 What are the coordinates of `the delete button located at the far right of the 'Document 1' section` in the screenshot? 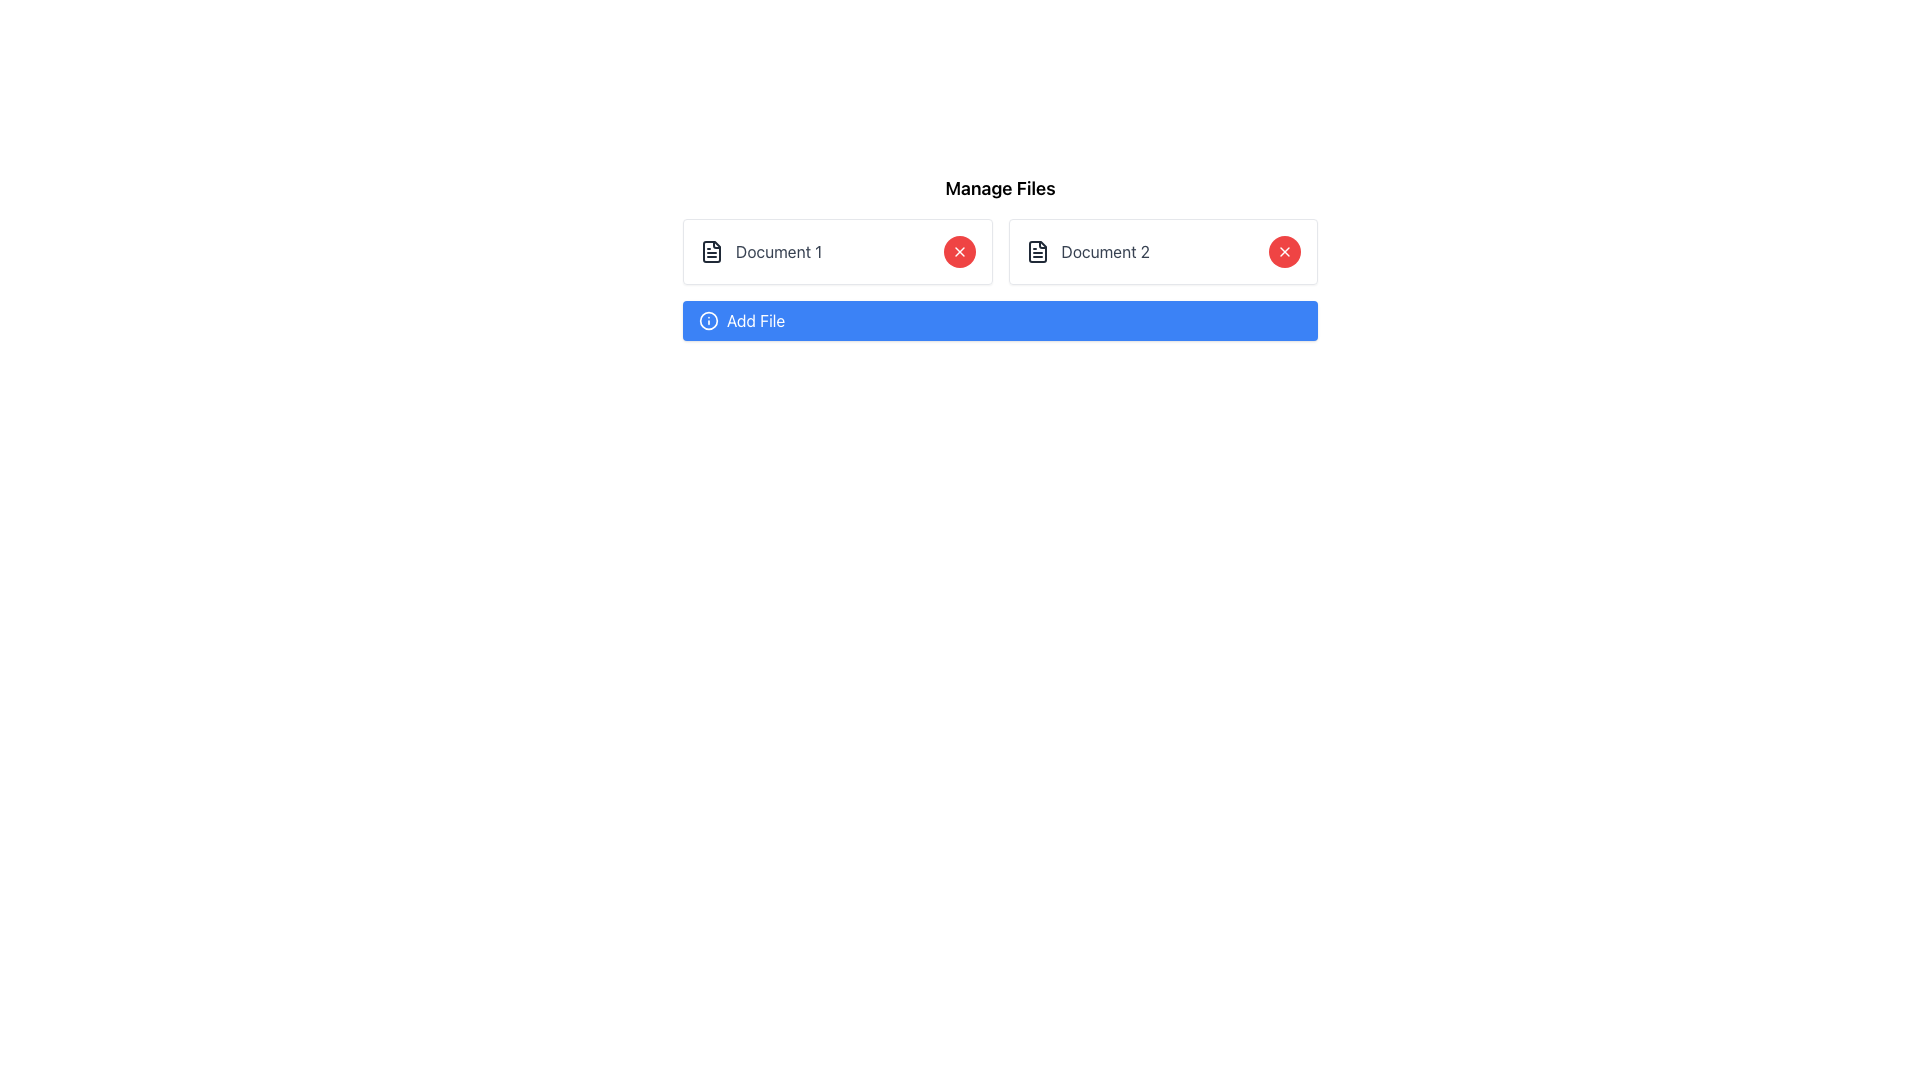 It's located at (958, 250).